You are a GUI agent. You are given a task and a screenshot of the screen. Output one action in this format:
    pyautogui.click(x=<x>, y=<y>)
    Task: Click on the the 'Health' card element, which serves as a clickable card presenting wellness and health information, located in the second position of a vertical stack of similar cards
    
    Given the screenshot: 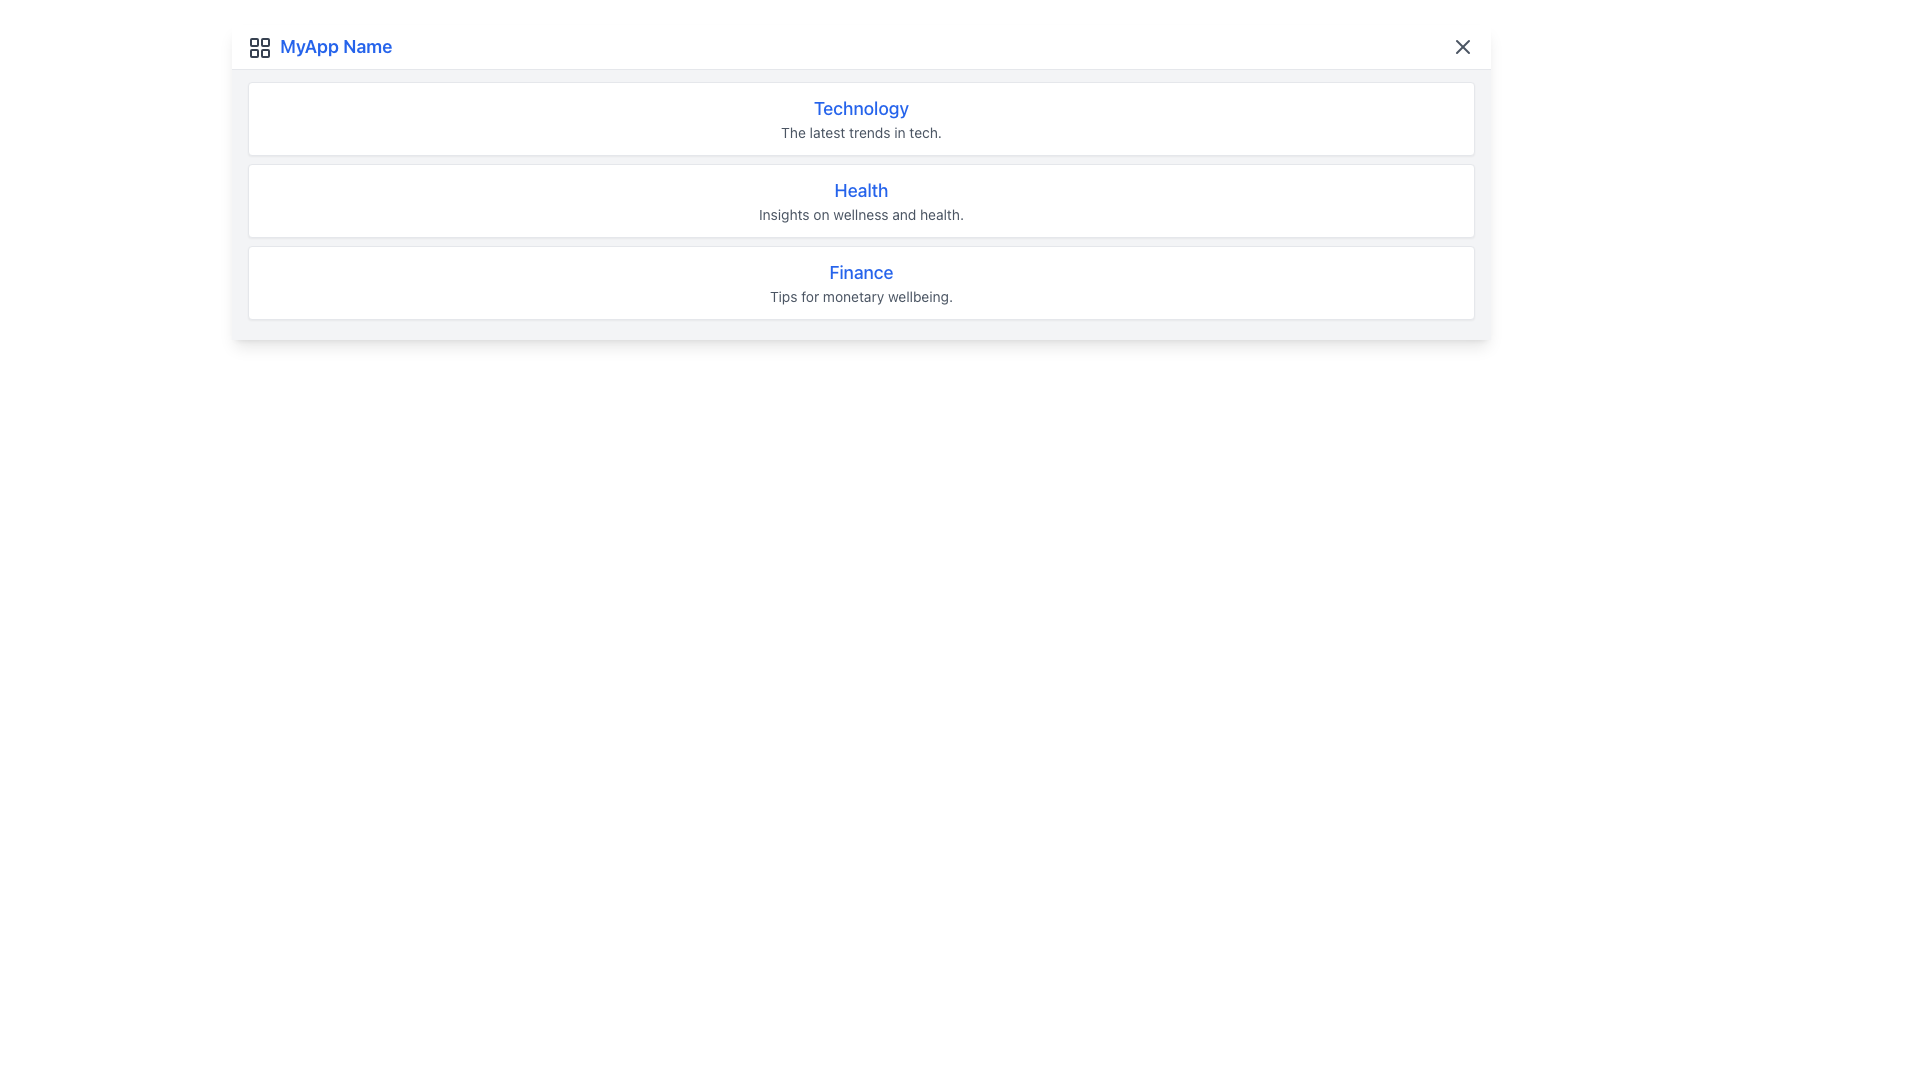 What is the action you would take?
    pyautogui.click(x=861, y=200)
    